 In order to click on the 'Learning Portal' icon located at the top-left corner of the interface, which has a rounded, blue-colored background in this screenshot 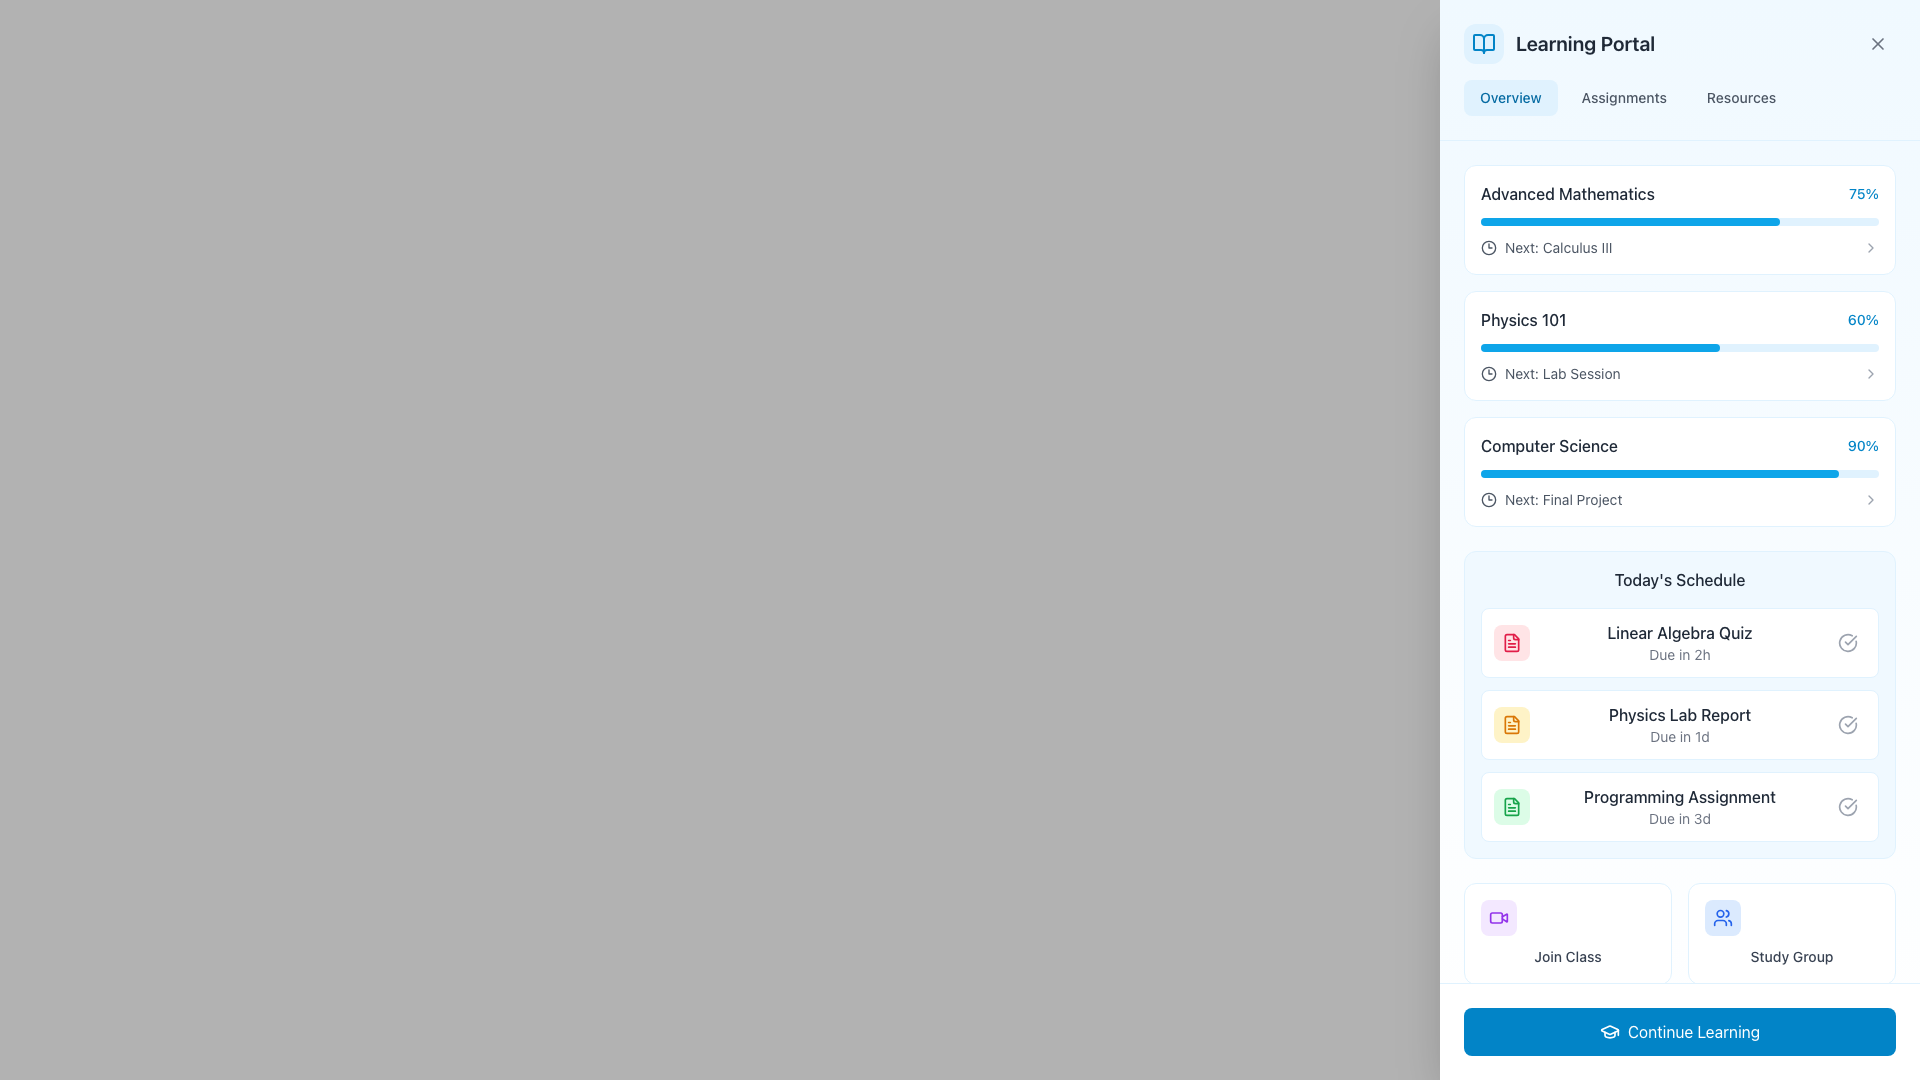, I will do `click(1483, 43)`.